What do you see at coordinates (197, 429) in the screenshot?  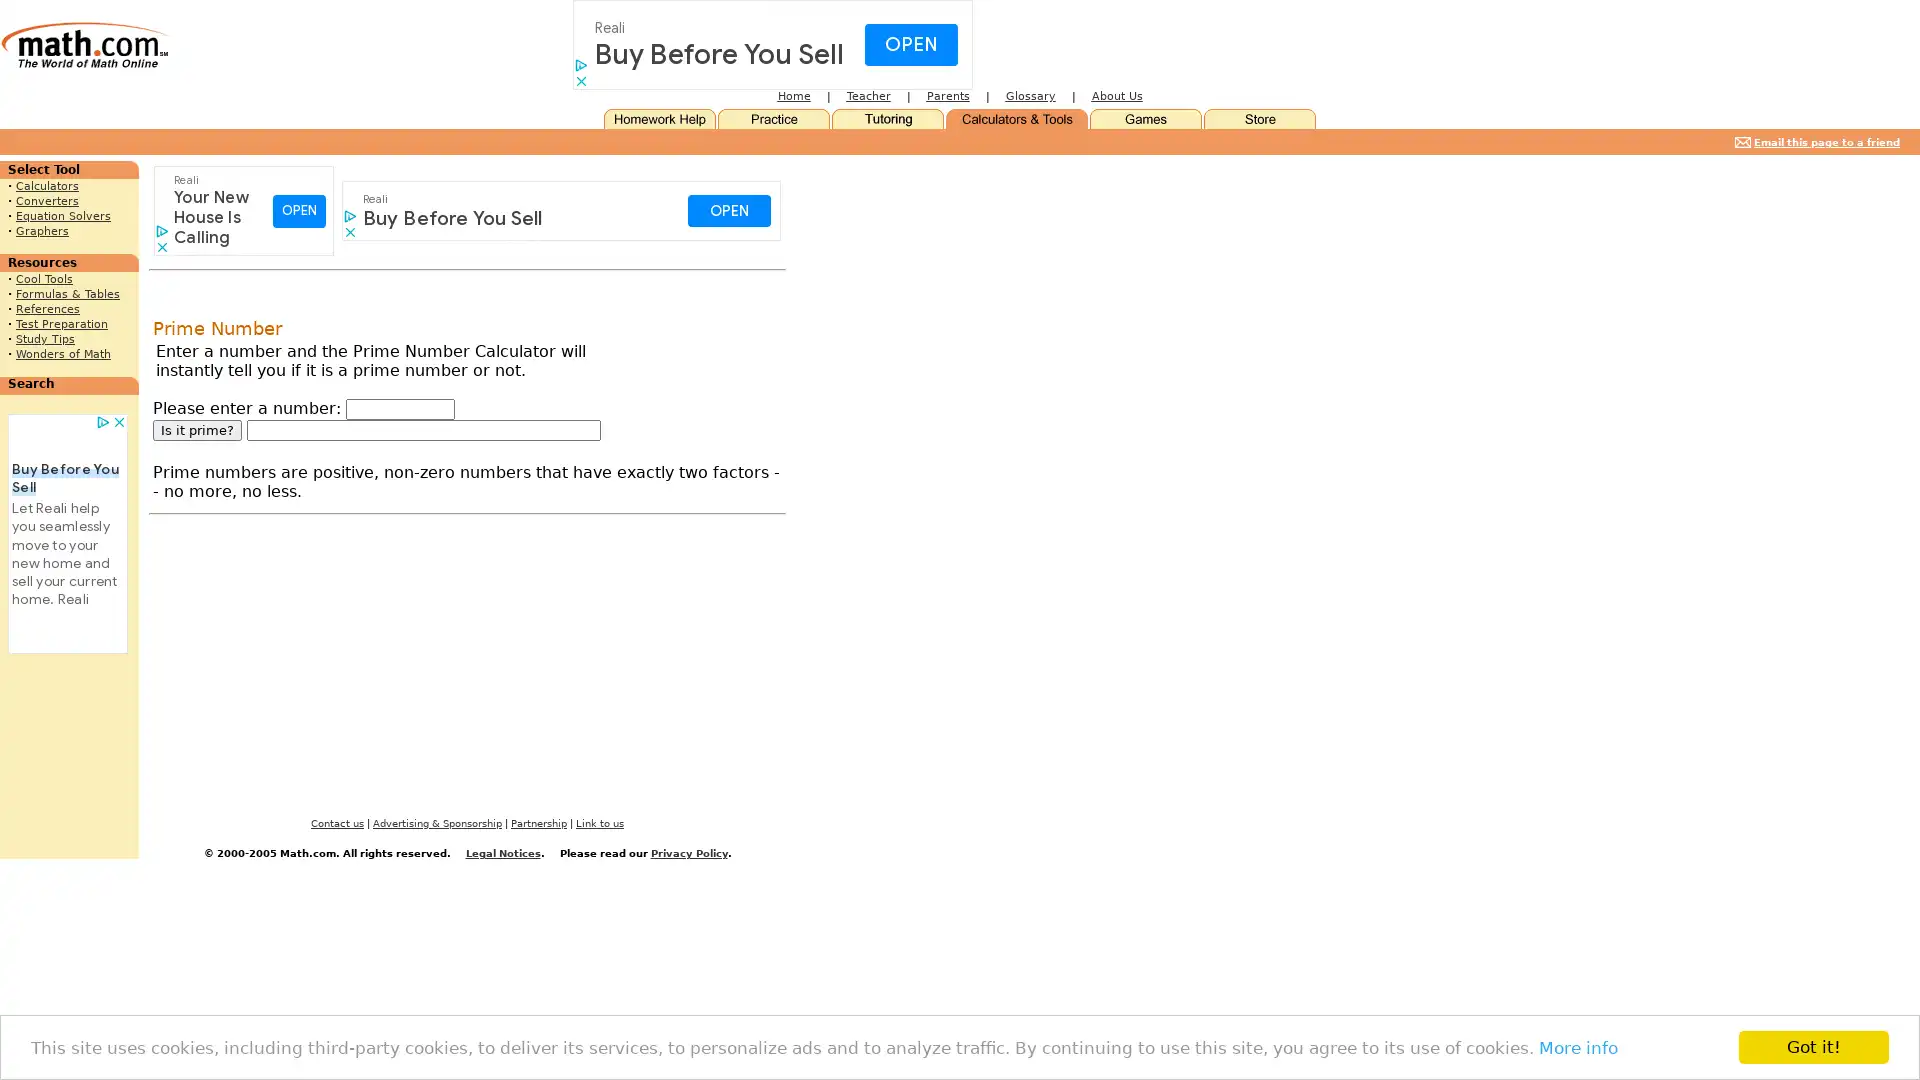 I see `Is it prime?` at bounding box center [197, 429].